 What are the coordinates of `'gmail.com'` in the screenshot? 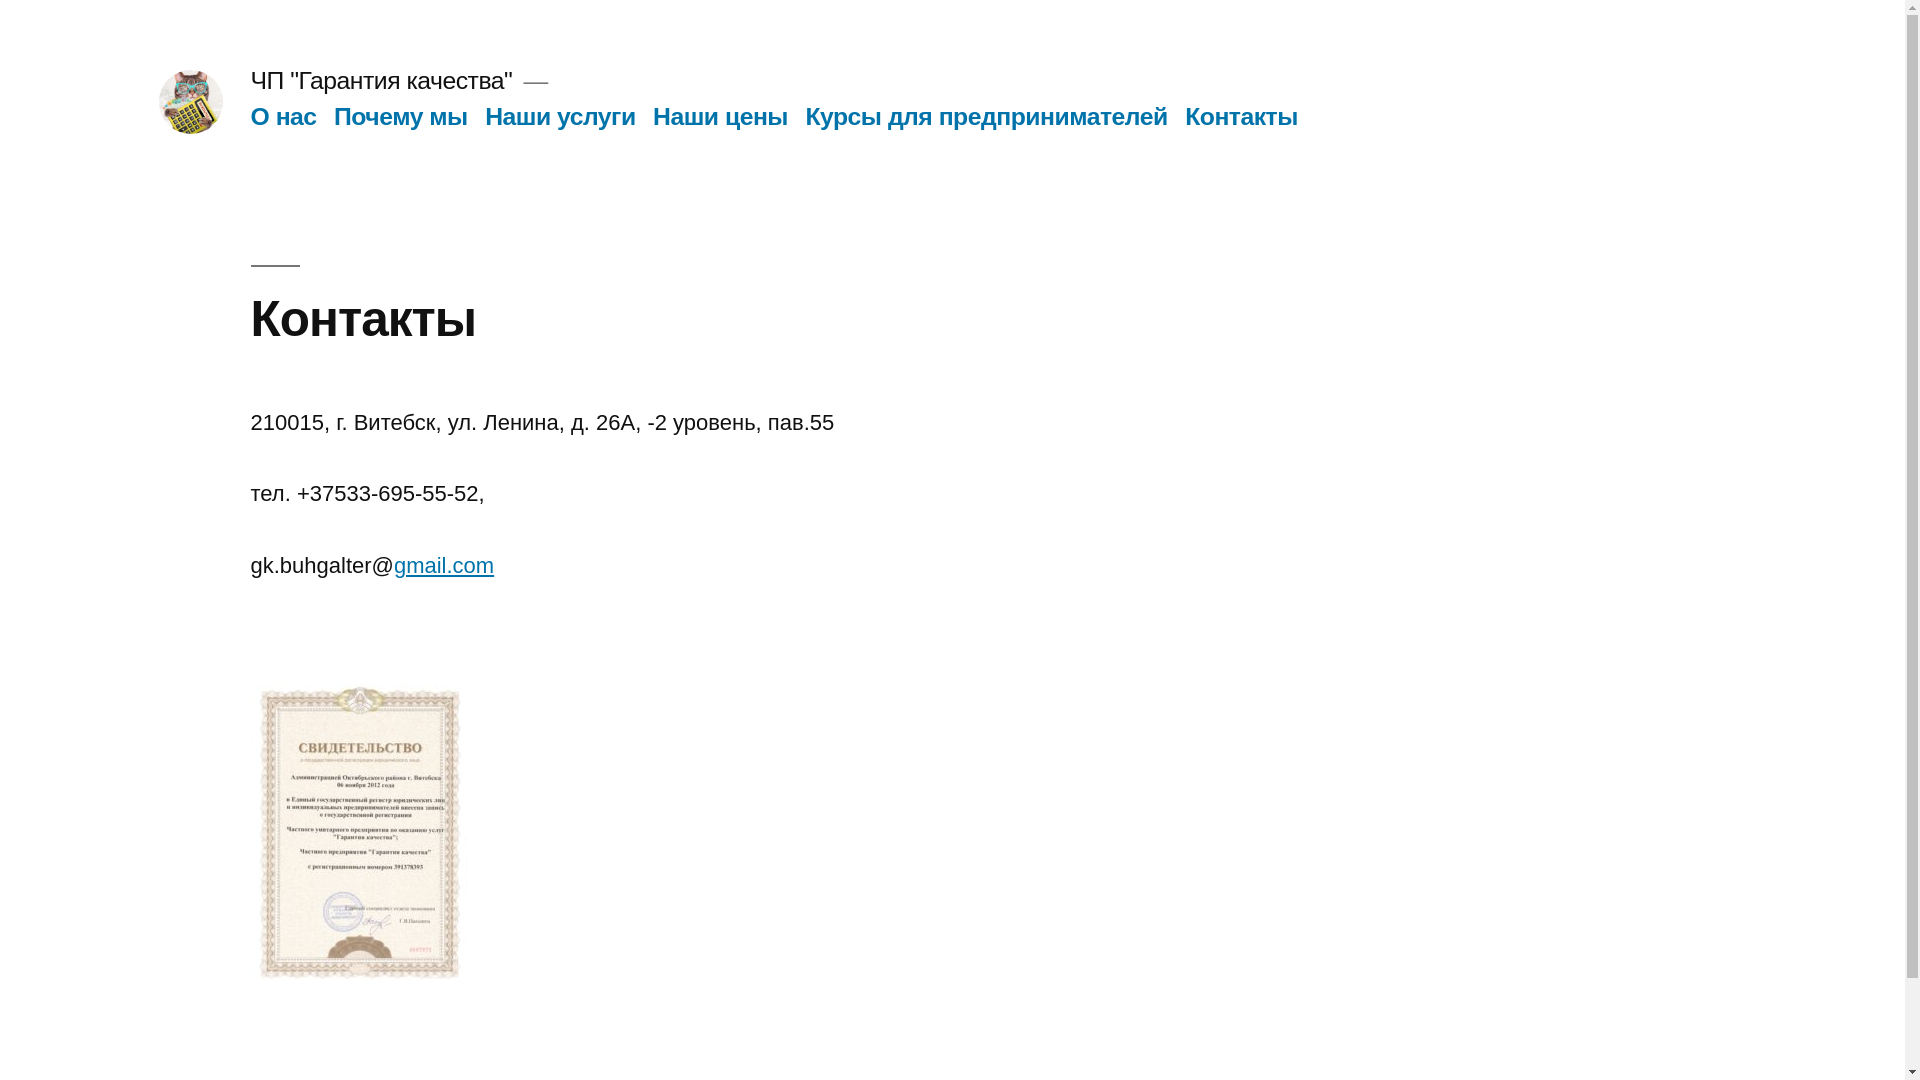 It's located at (442, 565).